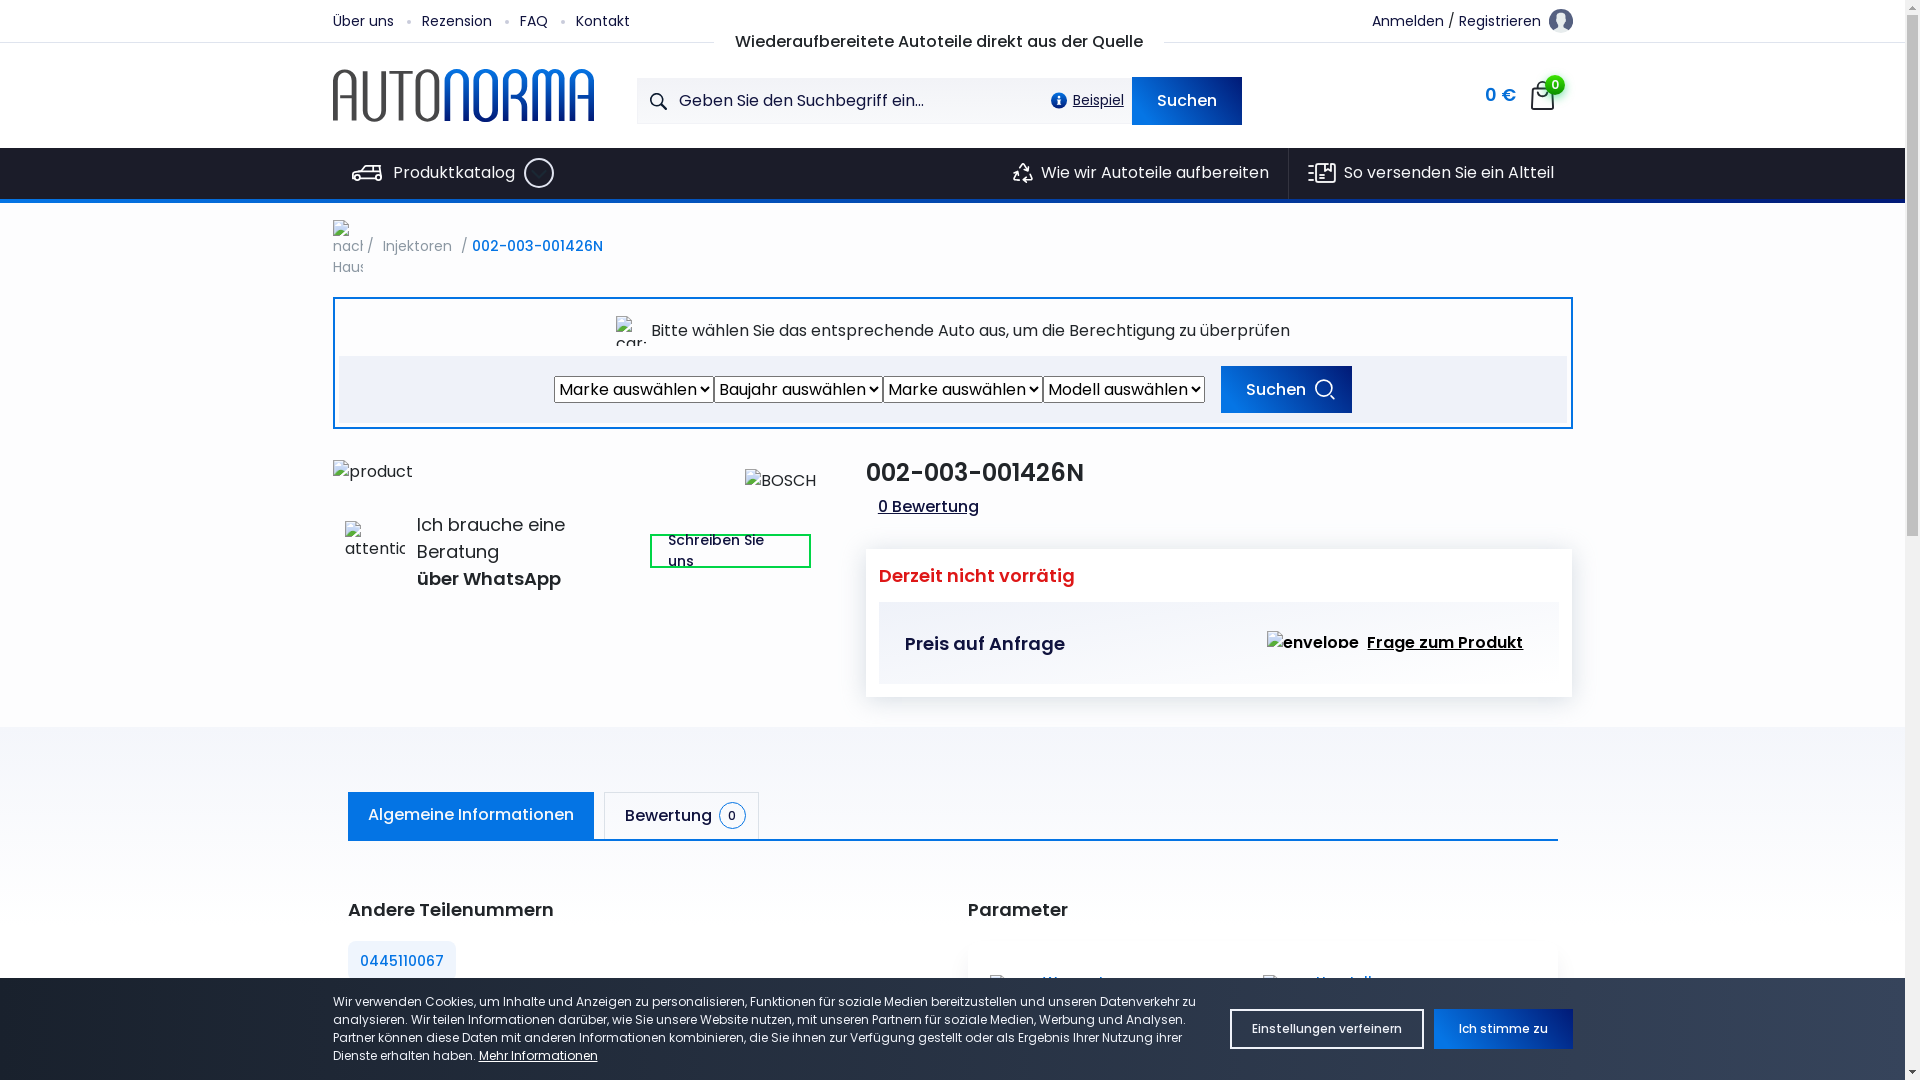 This screenshot has height=1080, width=1920. Describe the element at coordinates (681, 815) in the screenshot. I see `'Bewertung` at that location.